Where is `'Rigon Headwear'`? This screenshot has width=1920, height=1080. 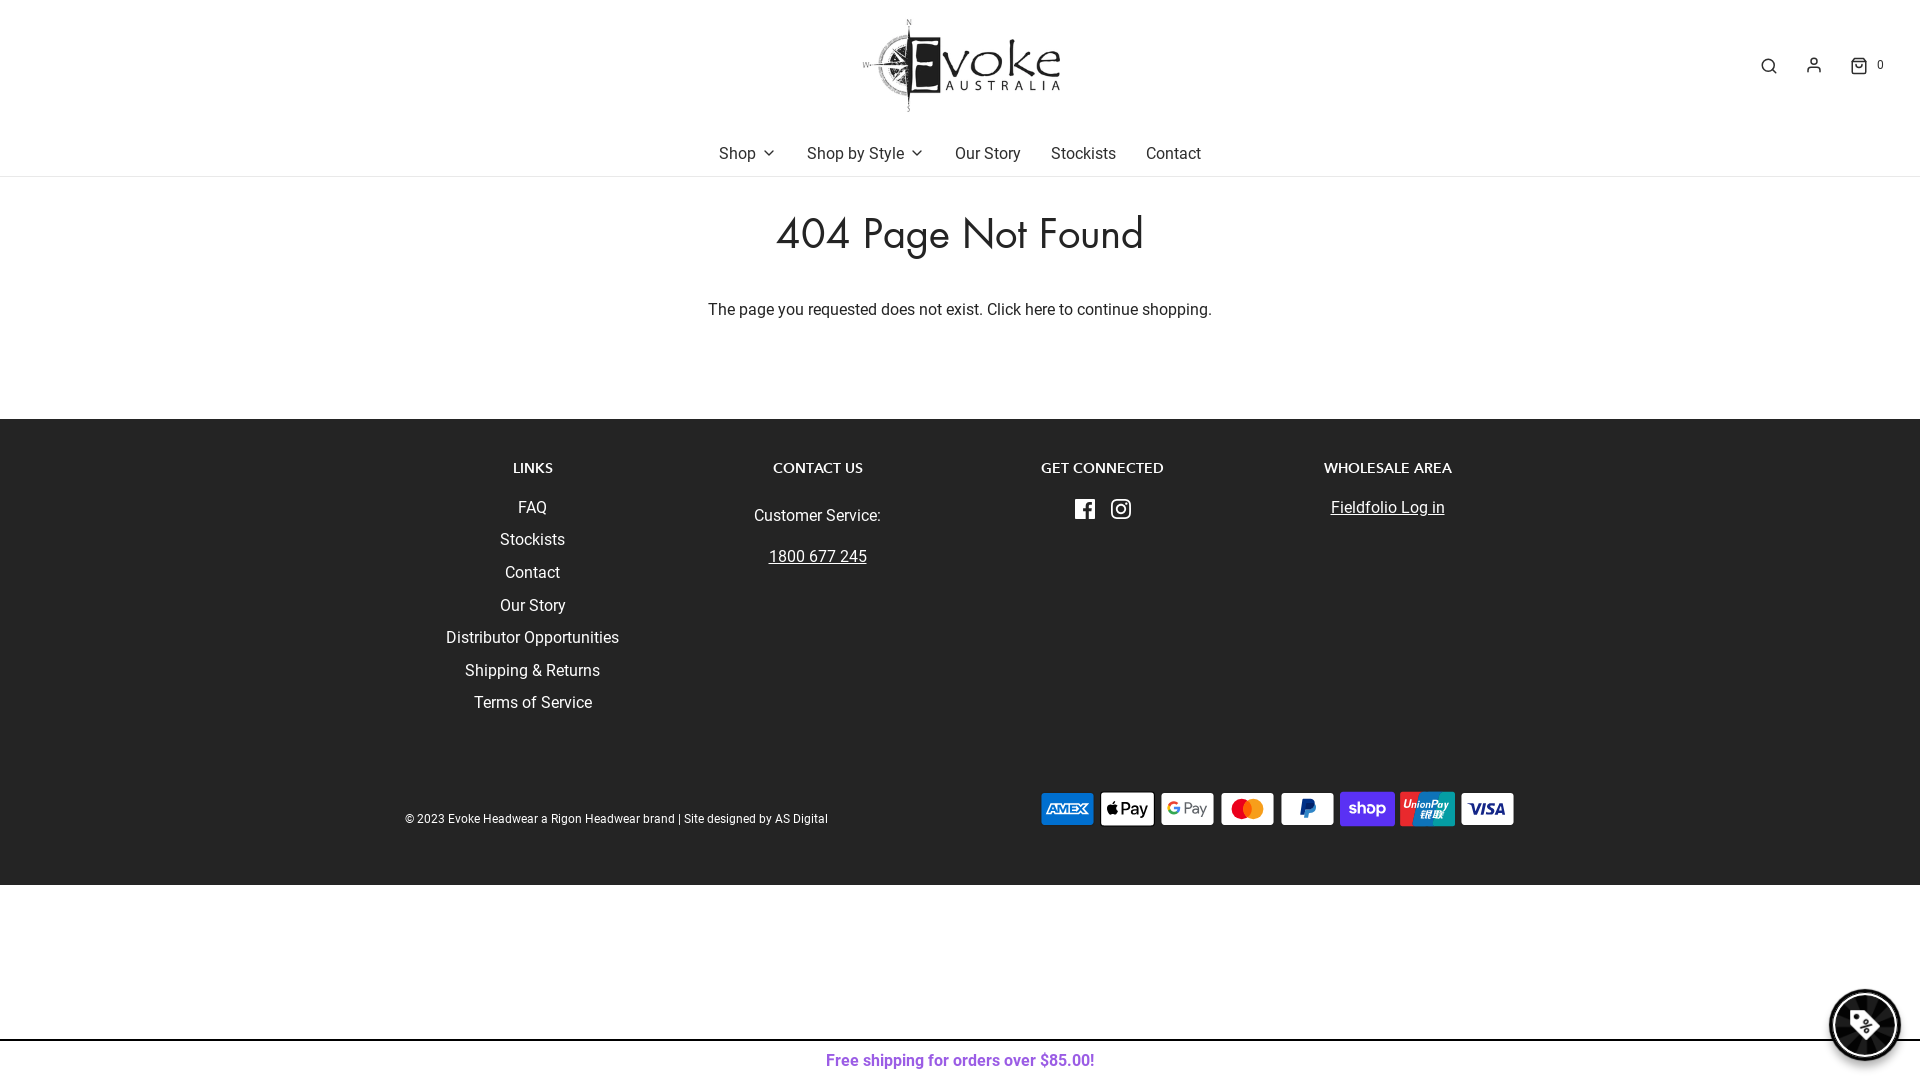 'Rigon Headwear' is located at coordinates (594, 818).